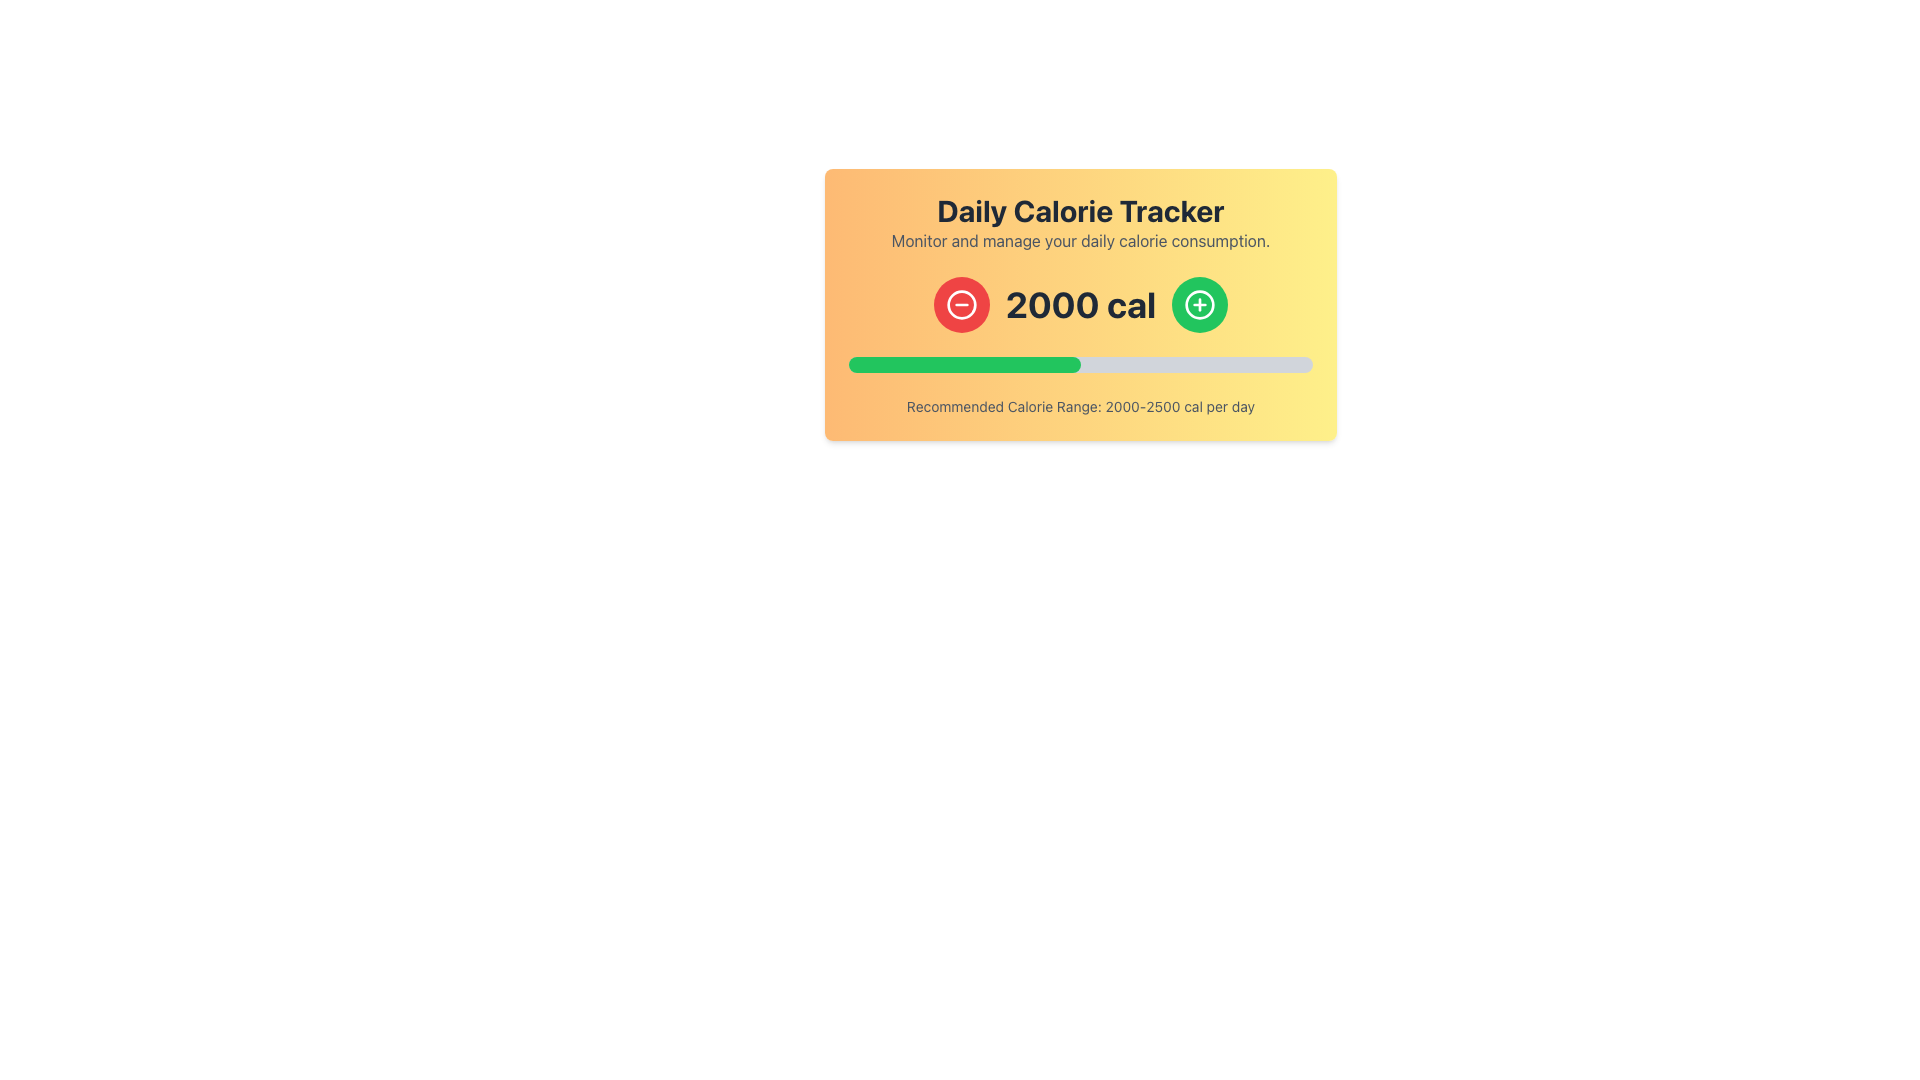 The width and height of the screenshot is (1920, 1080). Describe the element at coordinates (961, 304) in the screenshot. I see `the decrement button located on the left side of the calorie count indicator in the 'Daily Calorie Tracker' interface to decrease the current calorie count` at that location.